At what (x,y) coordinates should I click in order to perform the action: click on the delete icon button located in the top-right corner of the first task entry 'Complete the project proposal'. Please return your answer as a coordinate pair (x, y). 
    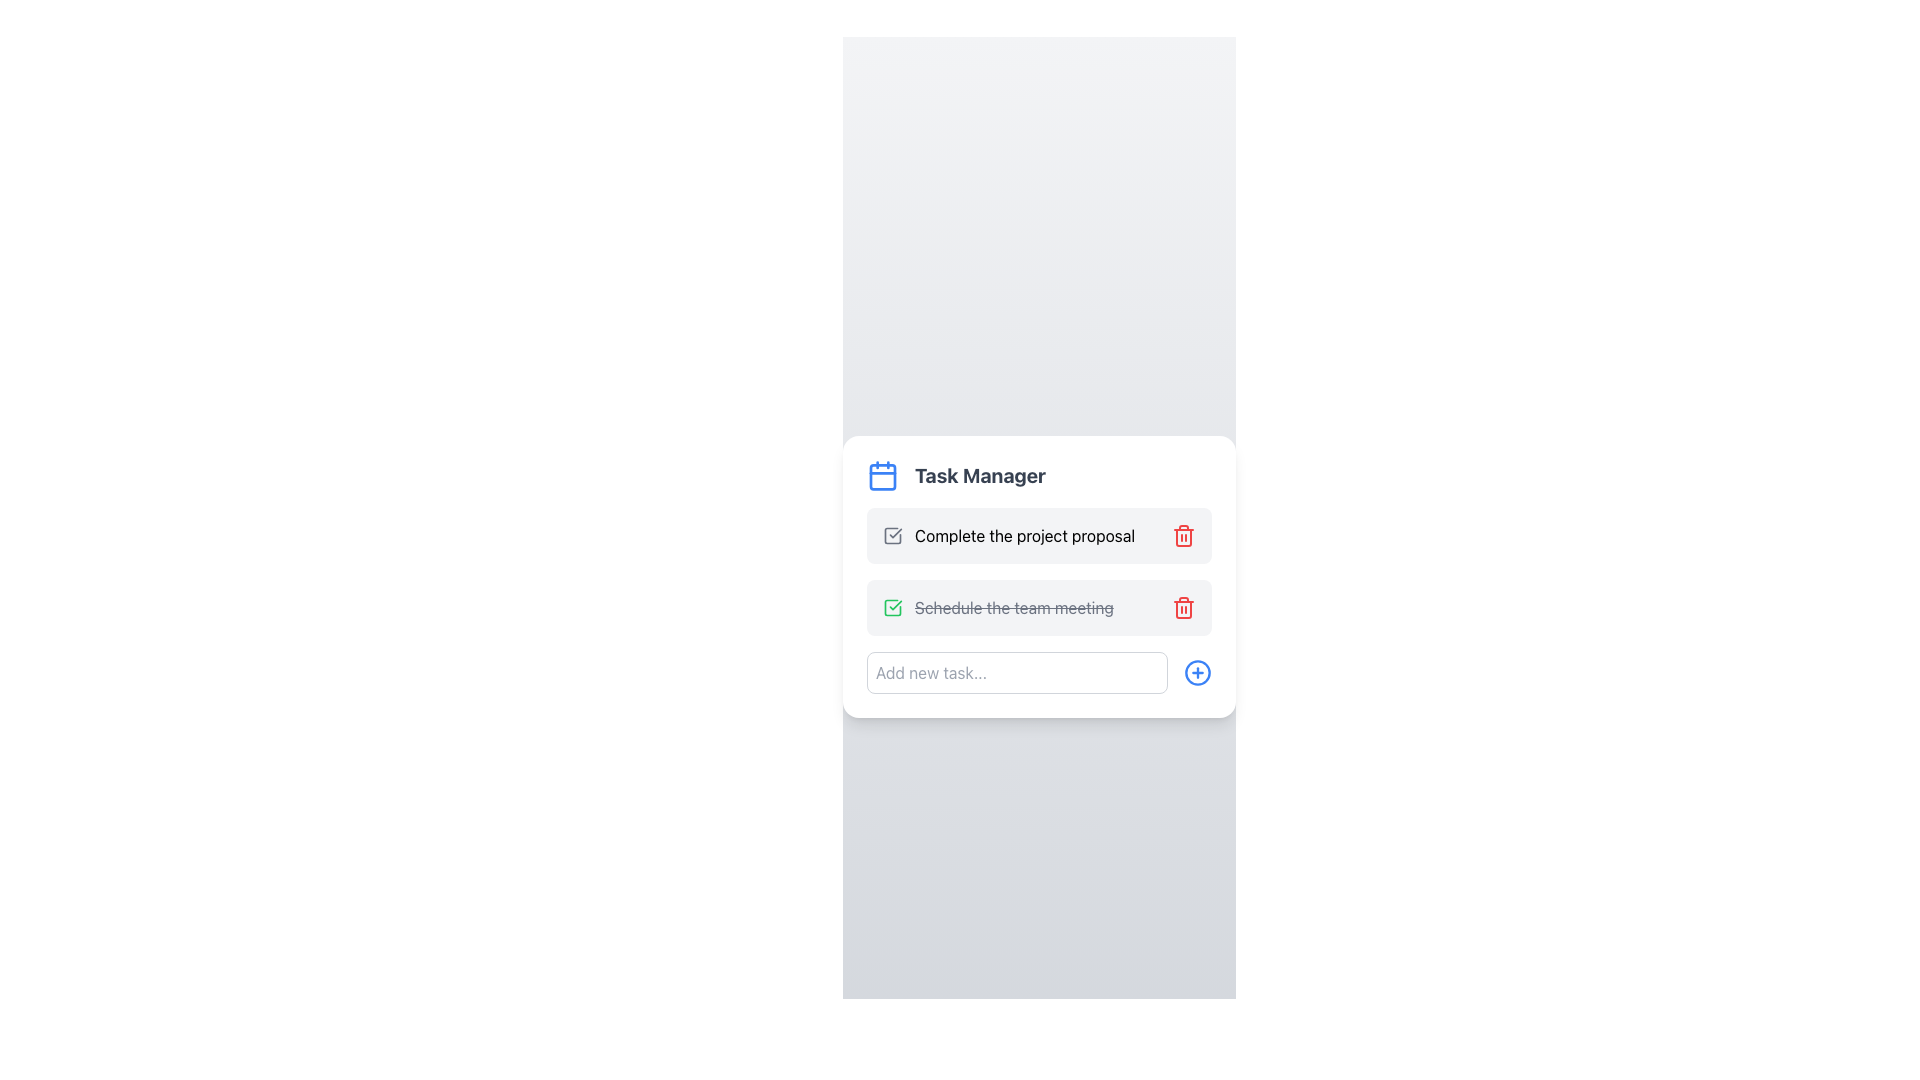
    Looking at the image, I should click on (1184, 535).